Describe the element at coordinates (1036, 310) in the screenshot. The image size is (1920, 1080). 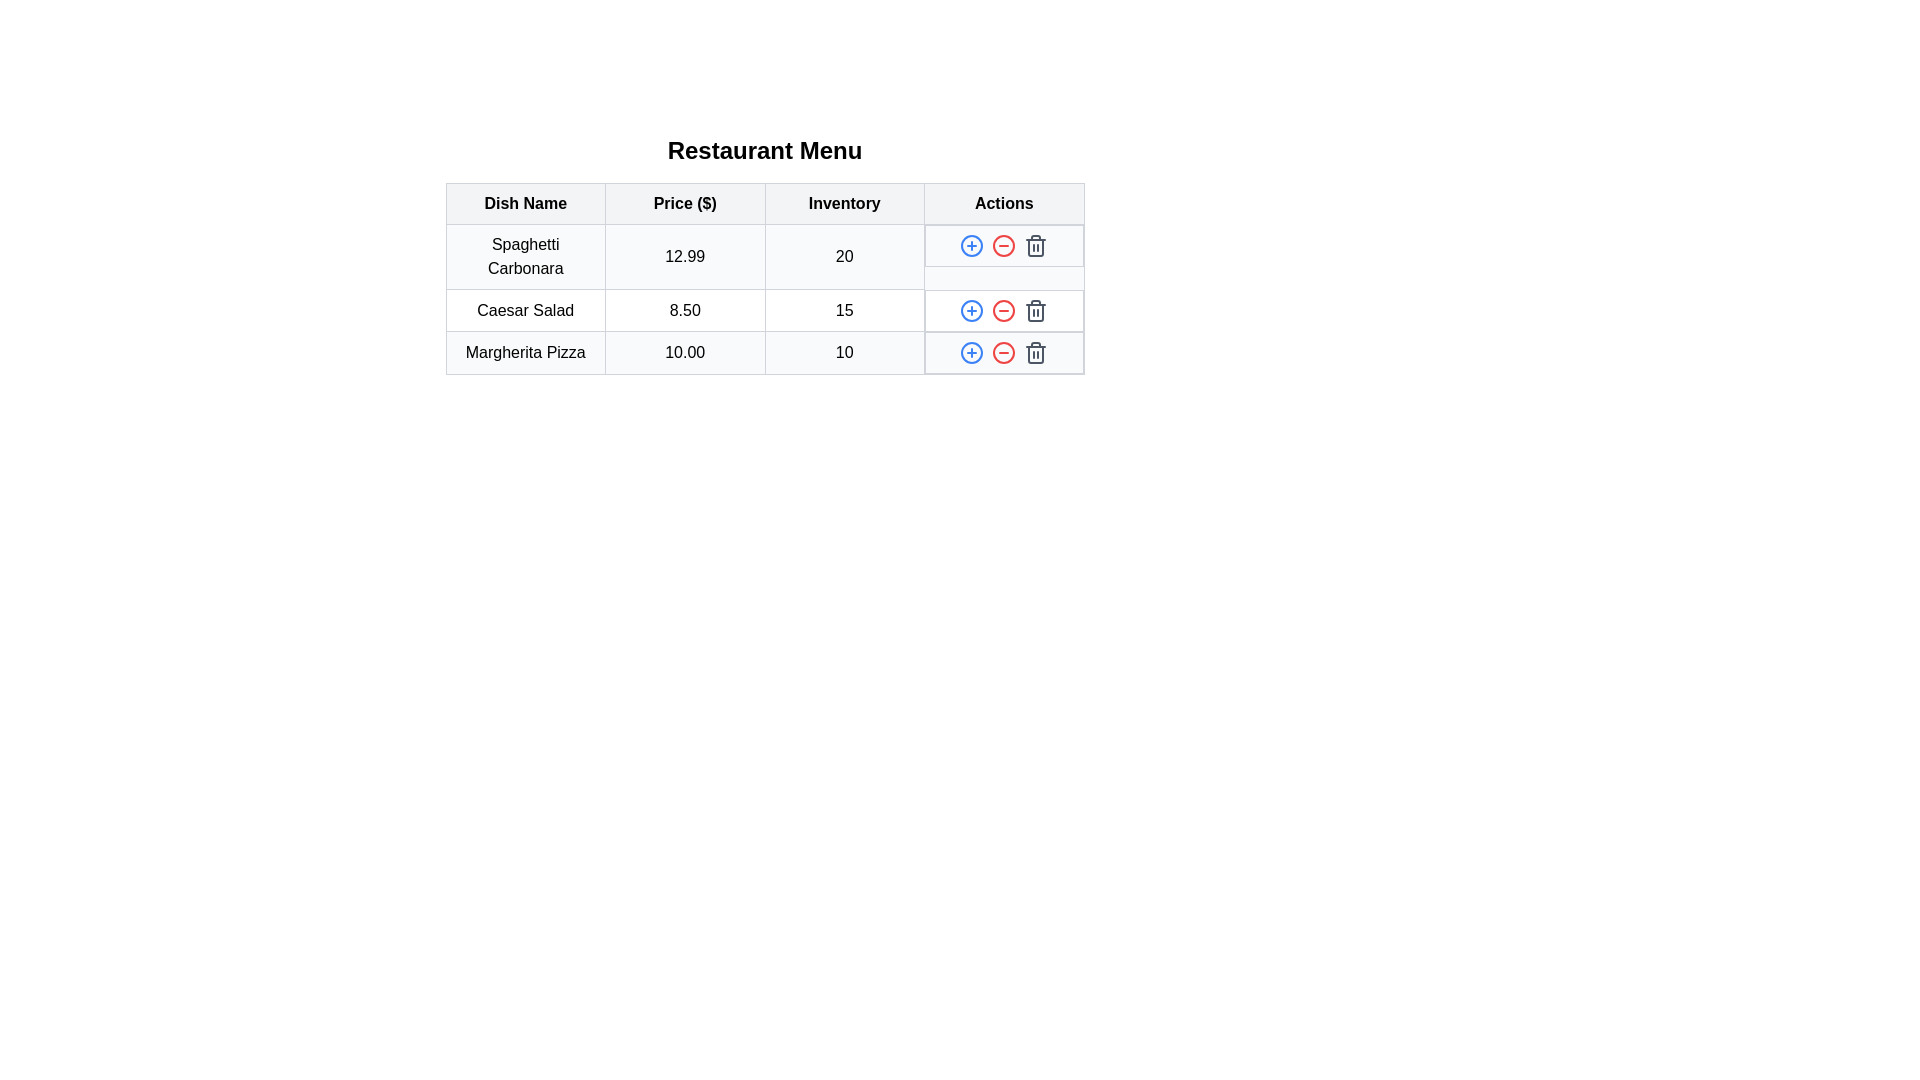
I see `the trash icon for the menu item Caesar Salad` at that location.